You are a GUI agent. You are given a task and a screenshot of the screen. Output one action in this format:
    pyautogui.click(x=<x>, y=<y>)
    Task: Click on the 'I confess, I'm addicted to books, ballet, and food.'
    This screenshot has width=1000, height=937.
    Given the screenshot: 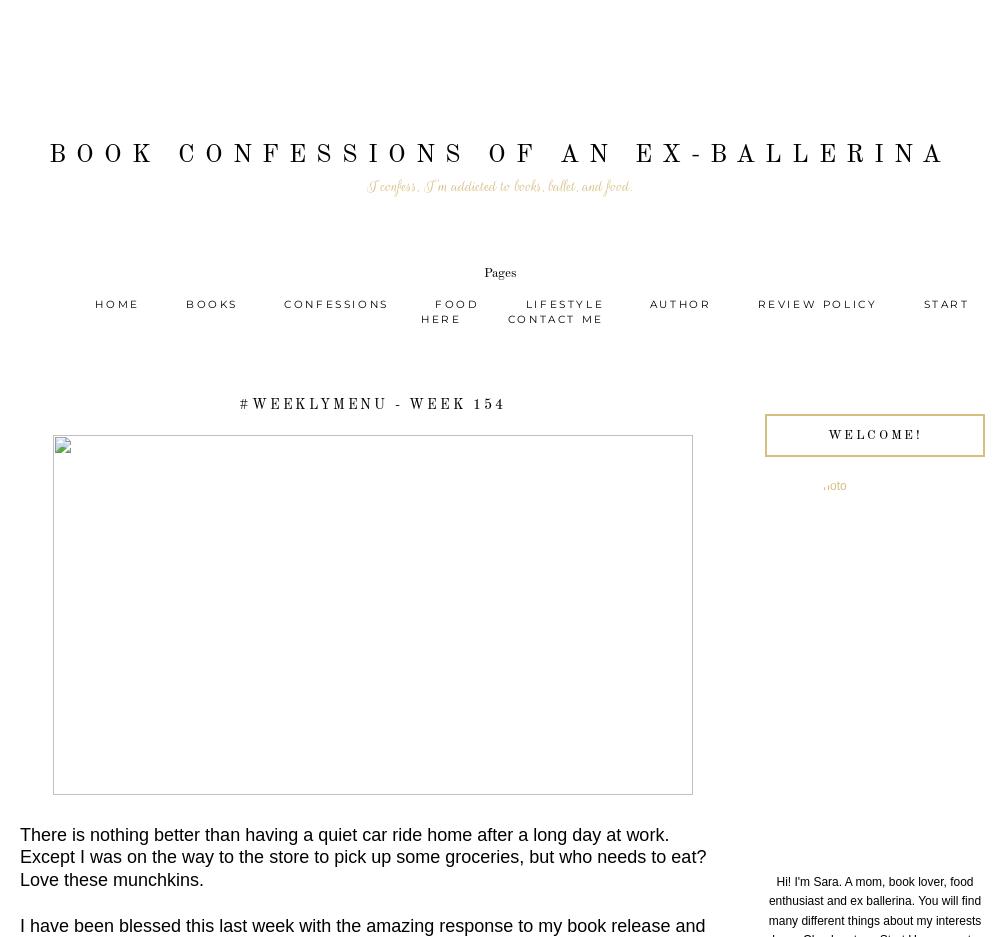 What is the action you would take?
    pyautogui.click(x=500, y=186)
    